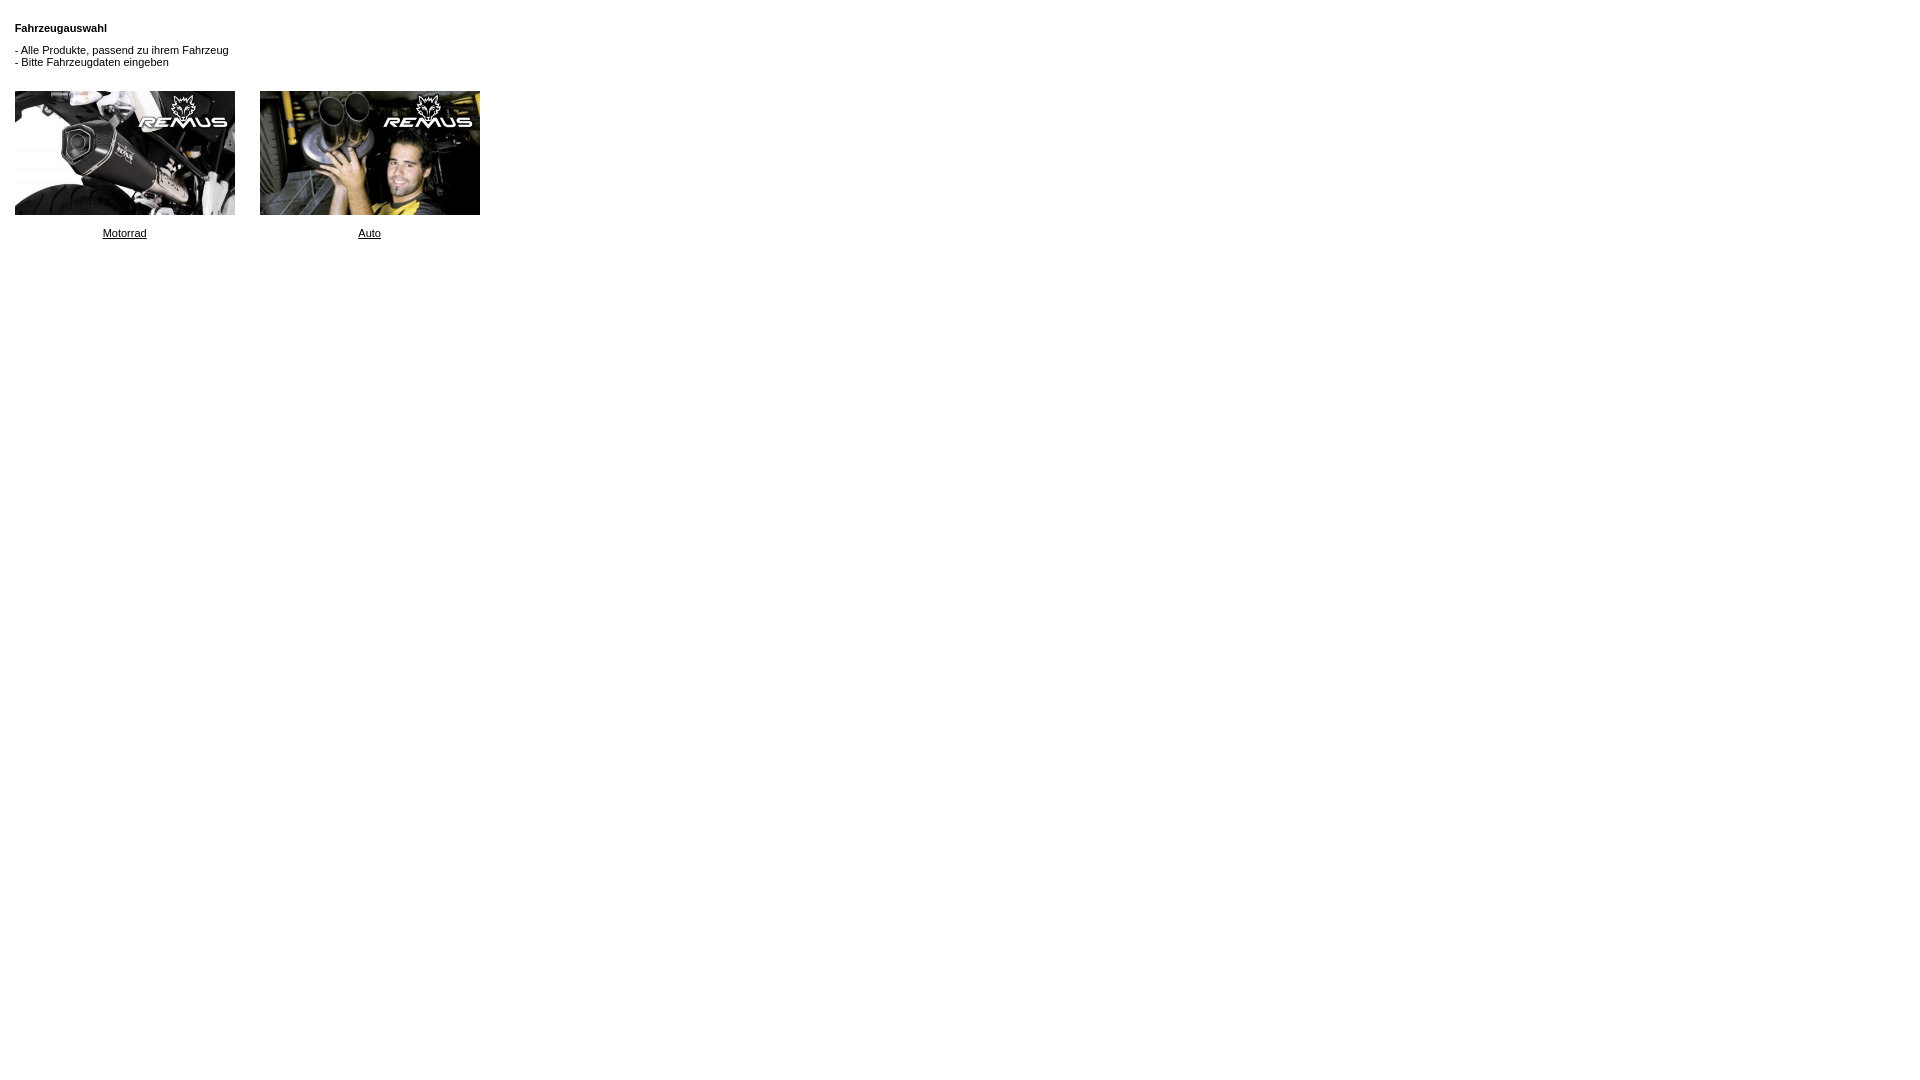  Describe the element at coordinates (369, 164) in the screenshot. I see `'Auto'` at that location.